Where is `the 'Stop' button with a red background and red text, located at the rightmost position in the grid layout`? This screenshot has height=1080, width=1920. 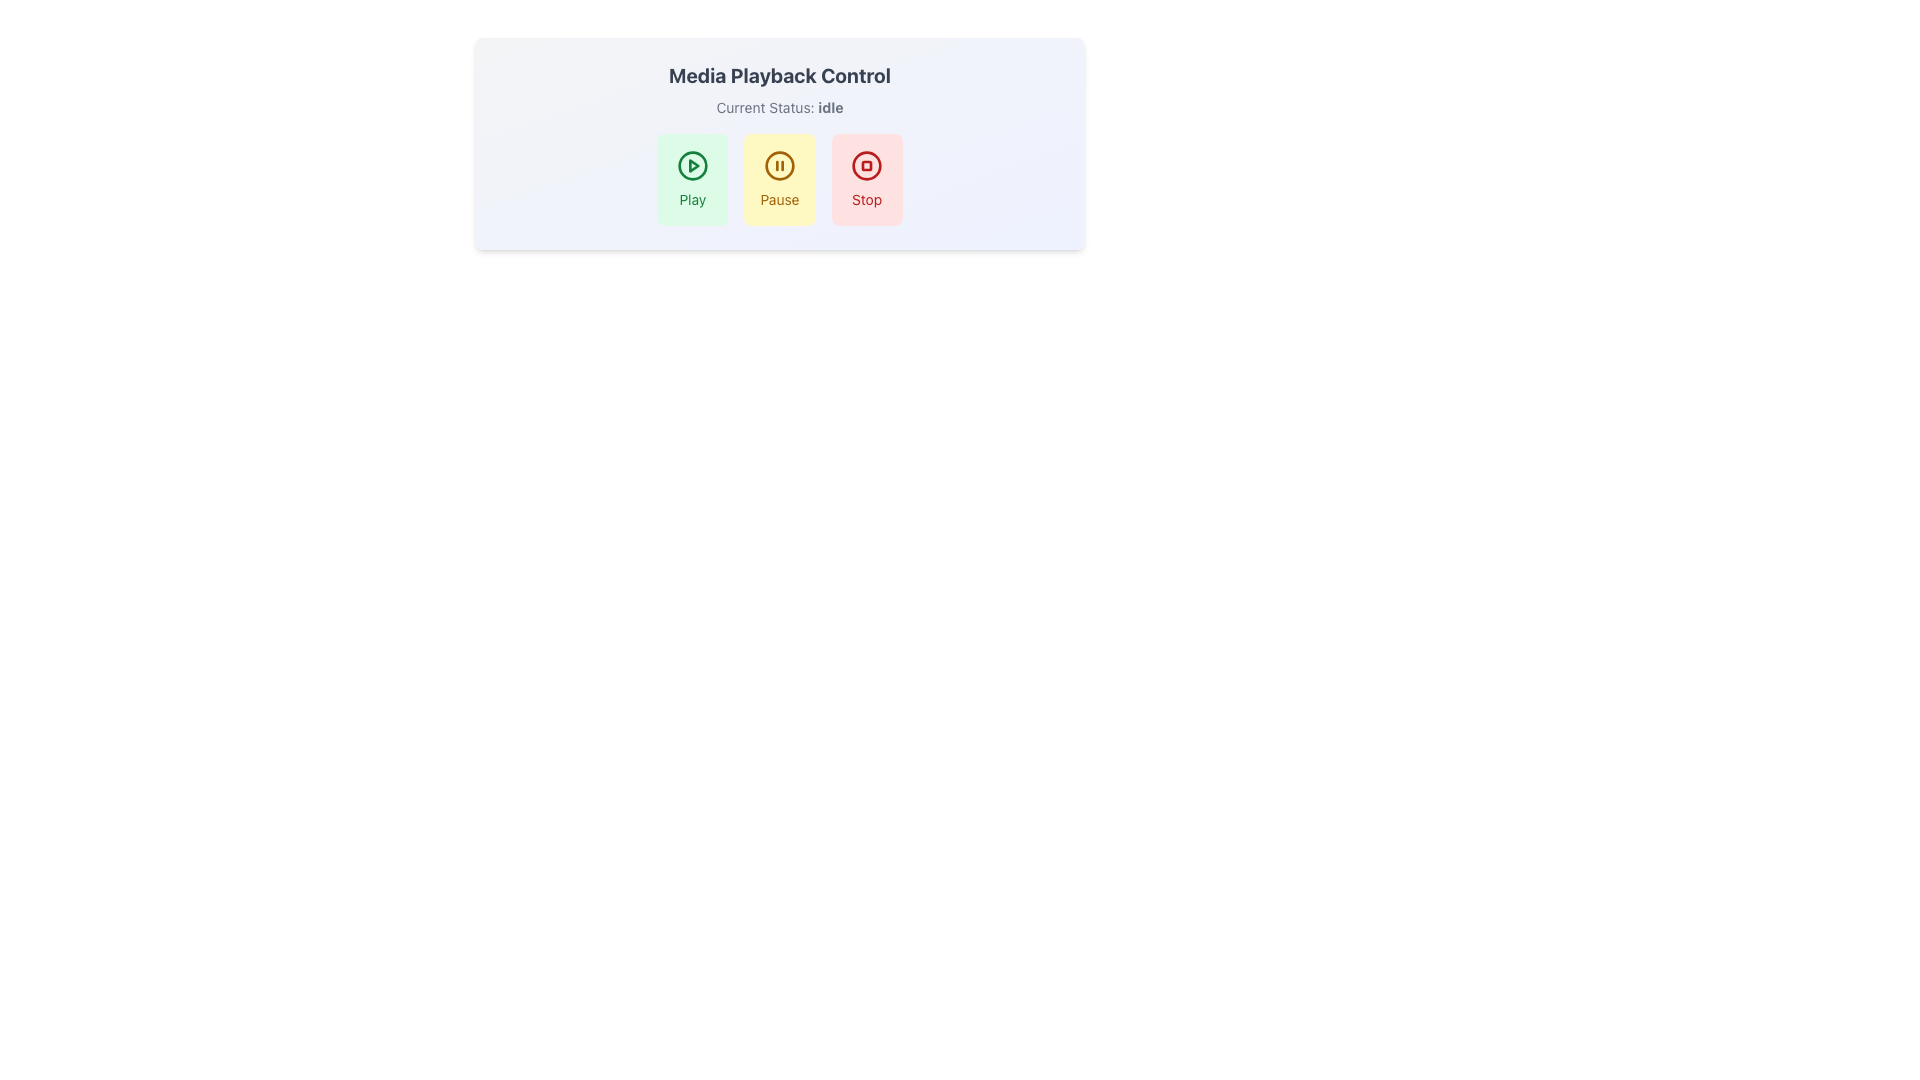 the 'Stop' button with a red background and red text, located at the rightmost position in the grid layout is located at coordinates (867, 180).